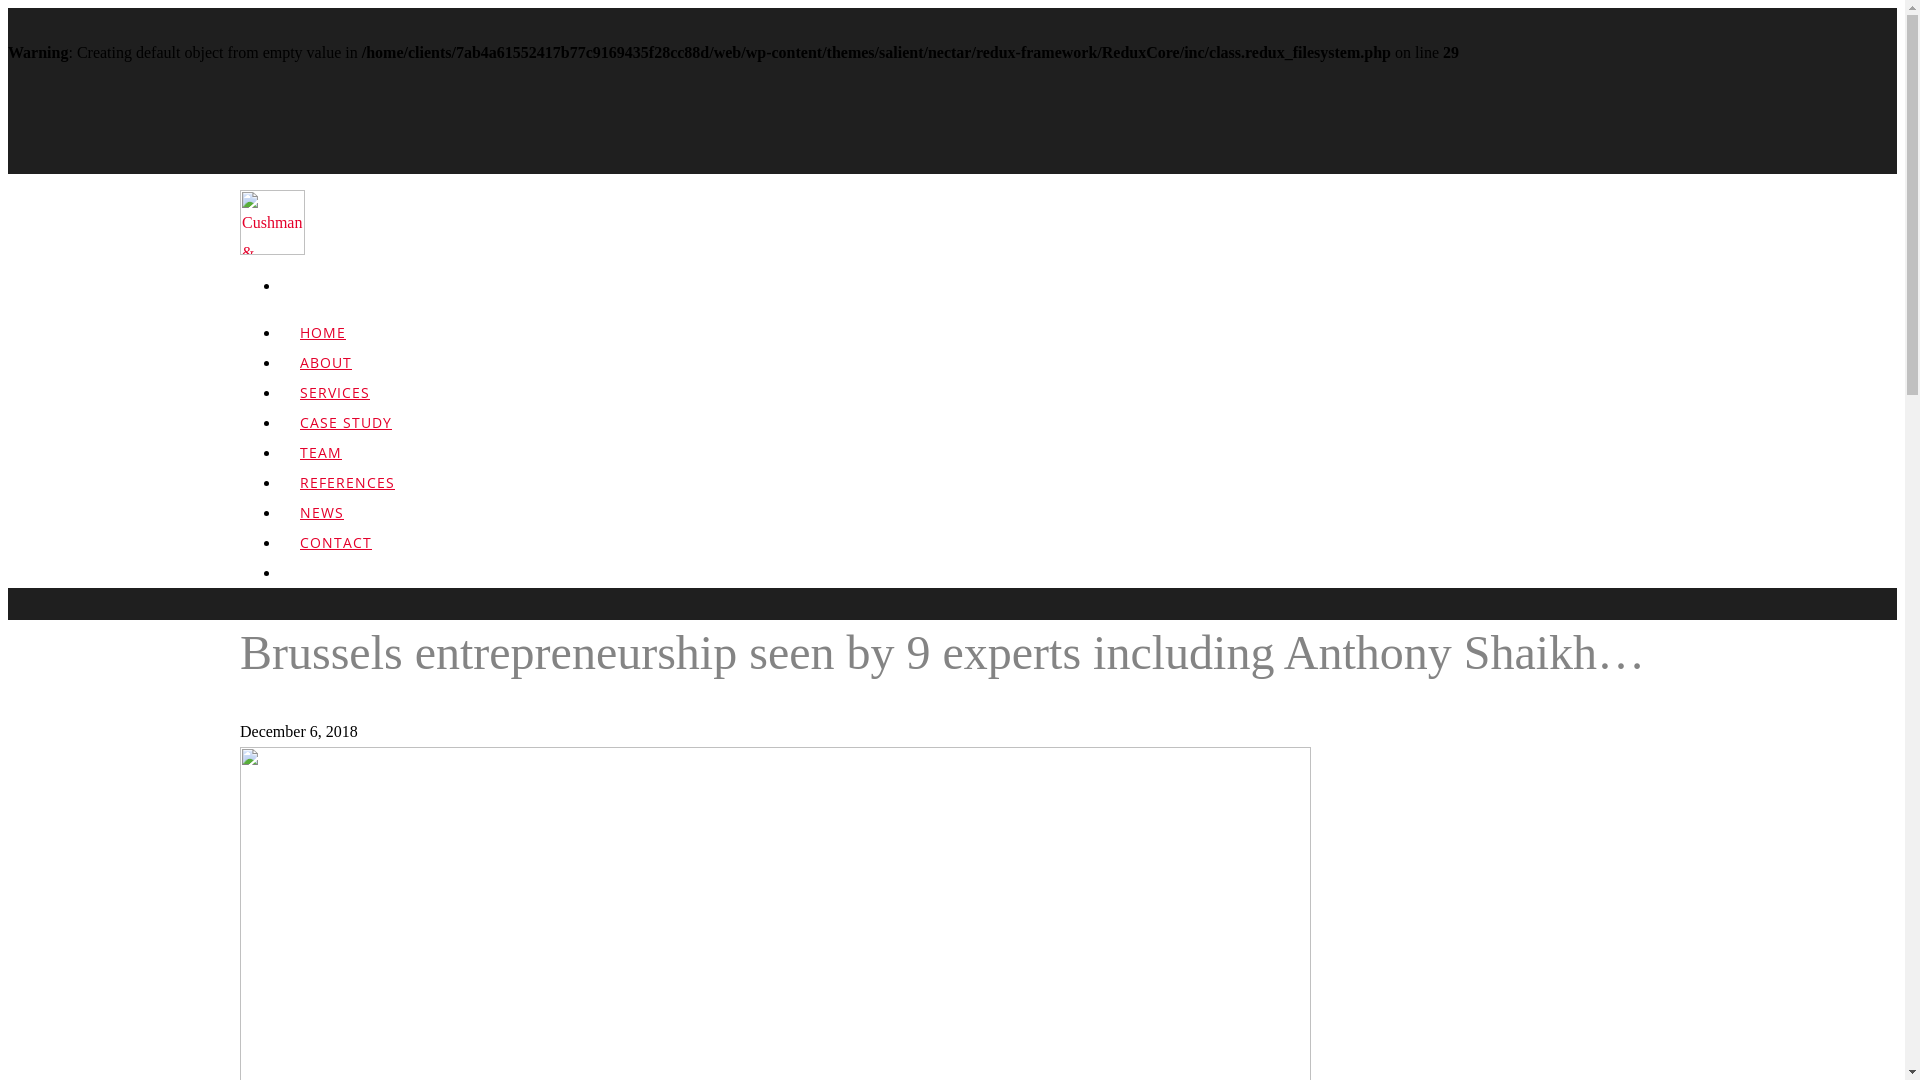 Image resolution: width=1920 pixels, height=1080 pixels. Describe the element at coordinates (336, 556) in the screenshot. I see `'CONTACT'` at that location.